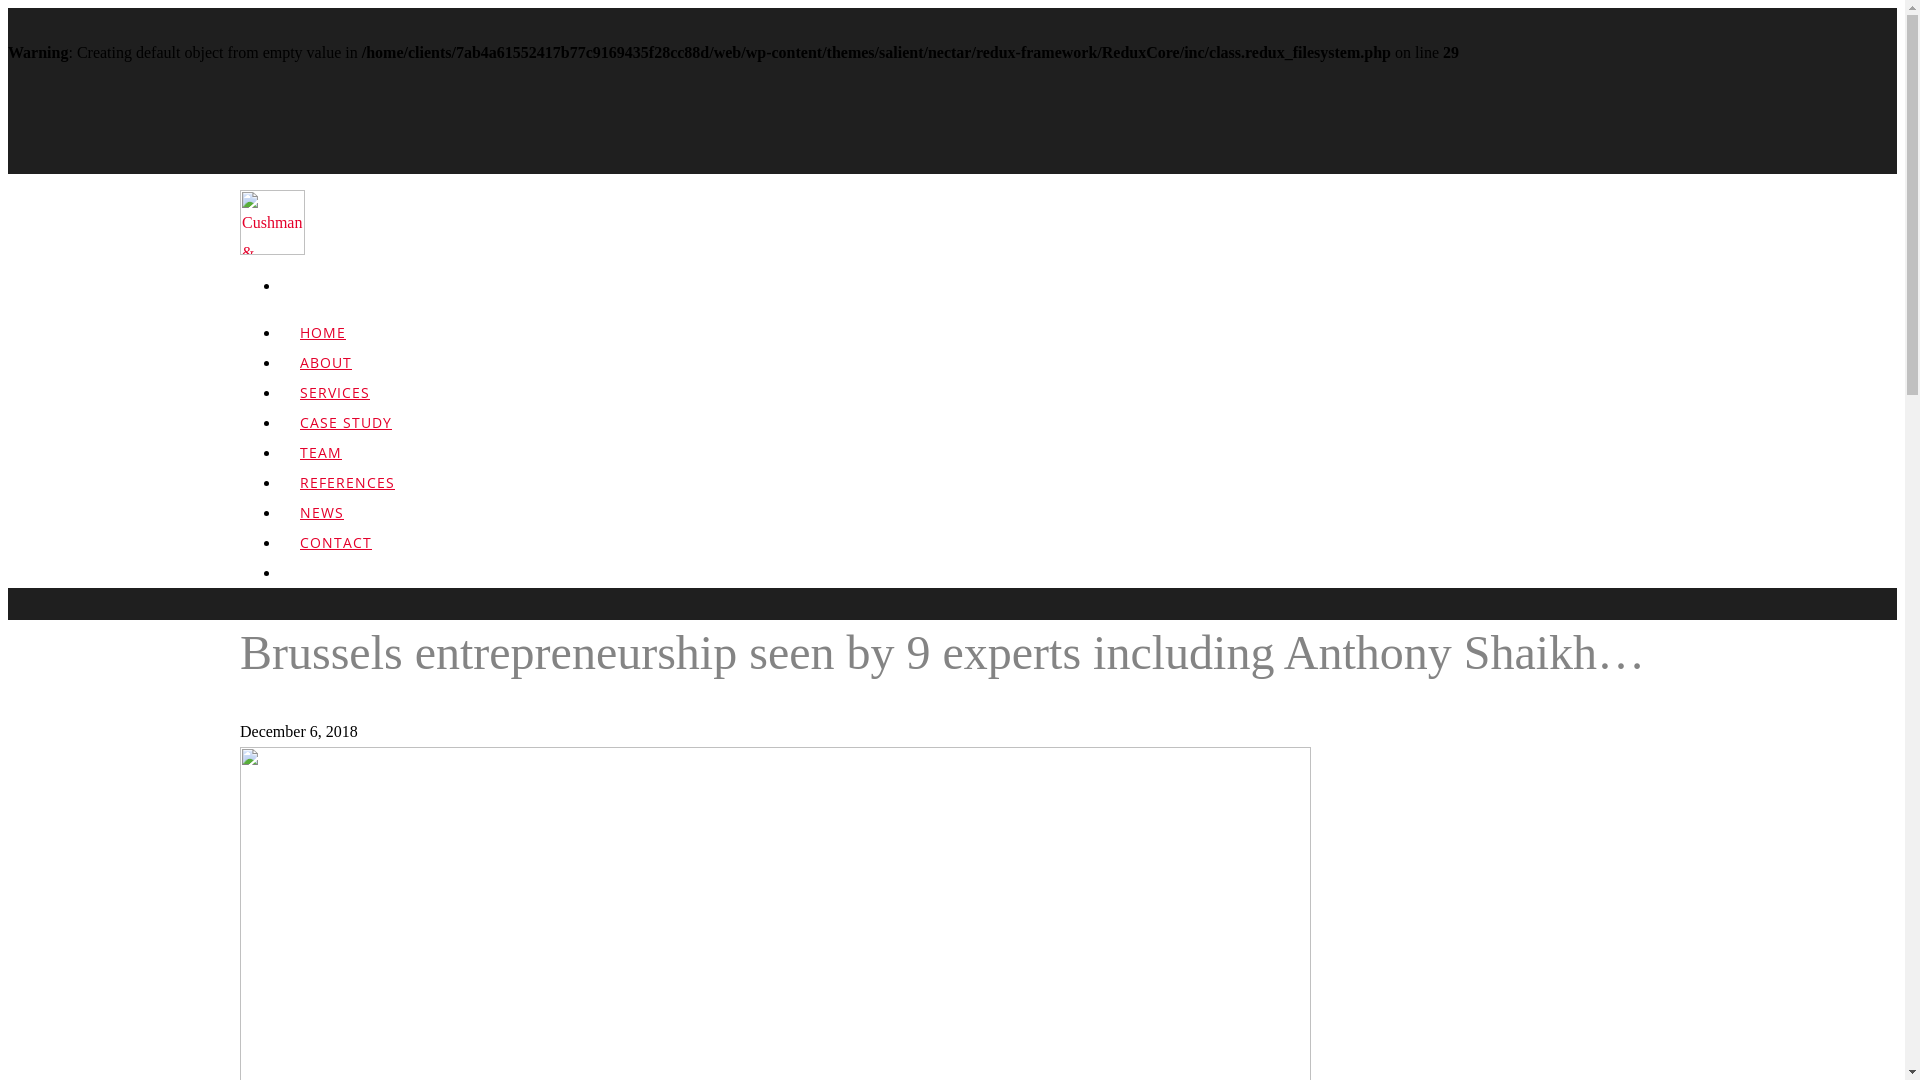 Image resolution: width=1920 pixels, height=1080 pixels. Describe the element at coordinates (336, 556) in the screenshot. I see `'CONTACT'` at that location.